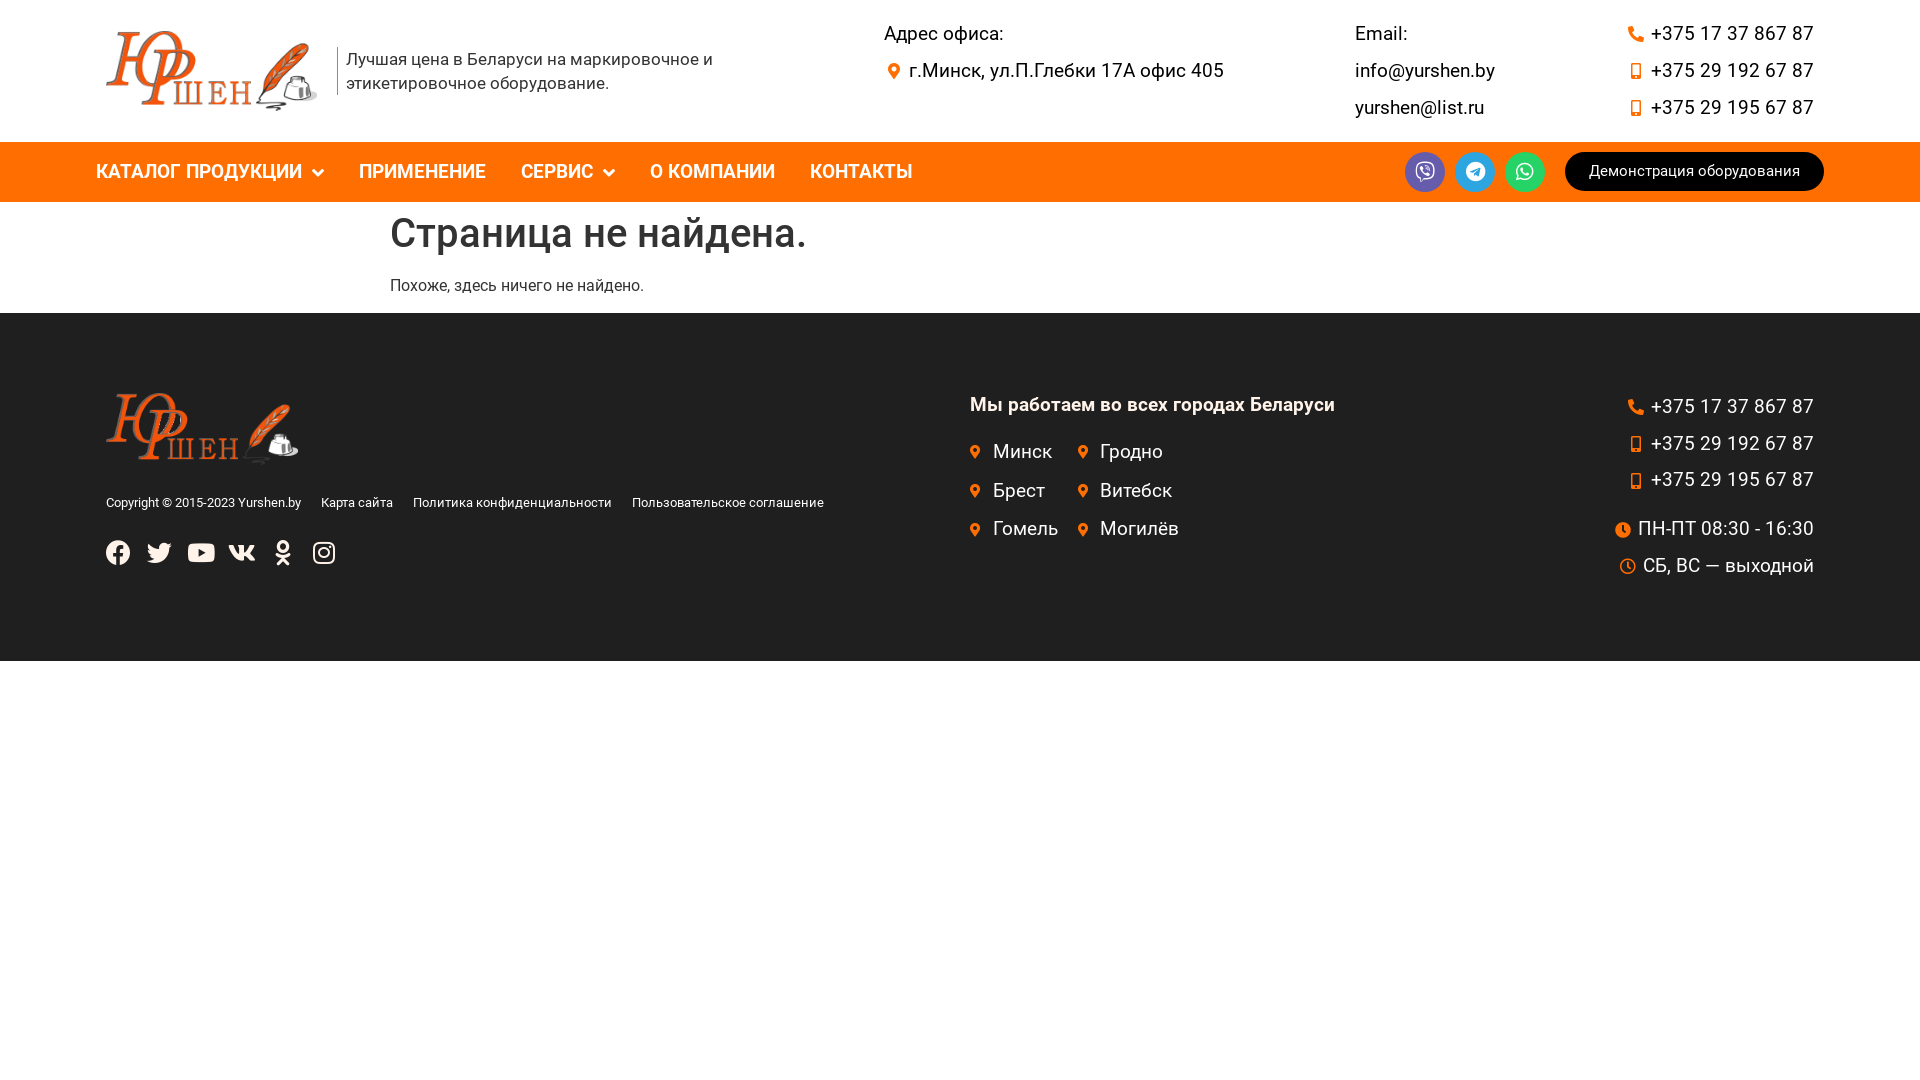 The height and width of the screenshot is (1080, 1920). Describe the element at coordinates (1718, 443) in the screenshot. I see `'+375 29 192 67 87'` at that location.